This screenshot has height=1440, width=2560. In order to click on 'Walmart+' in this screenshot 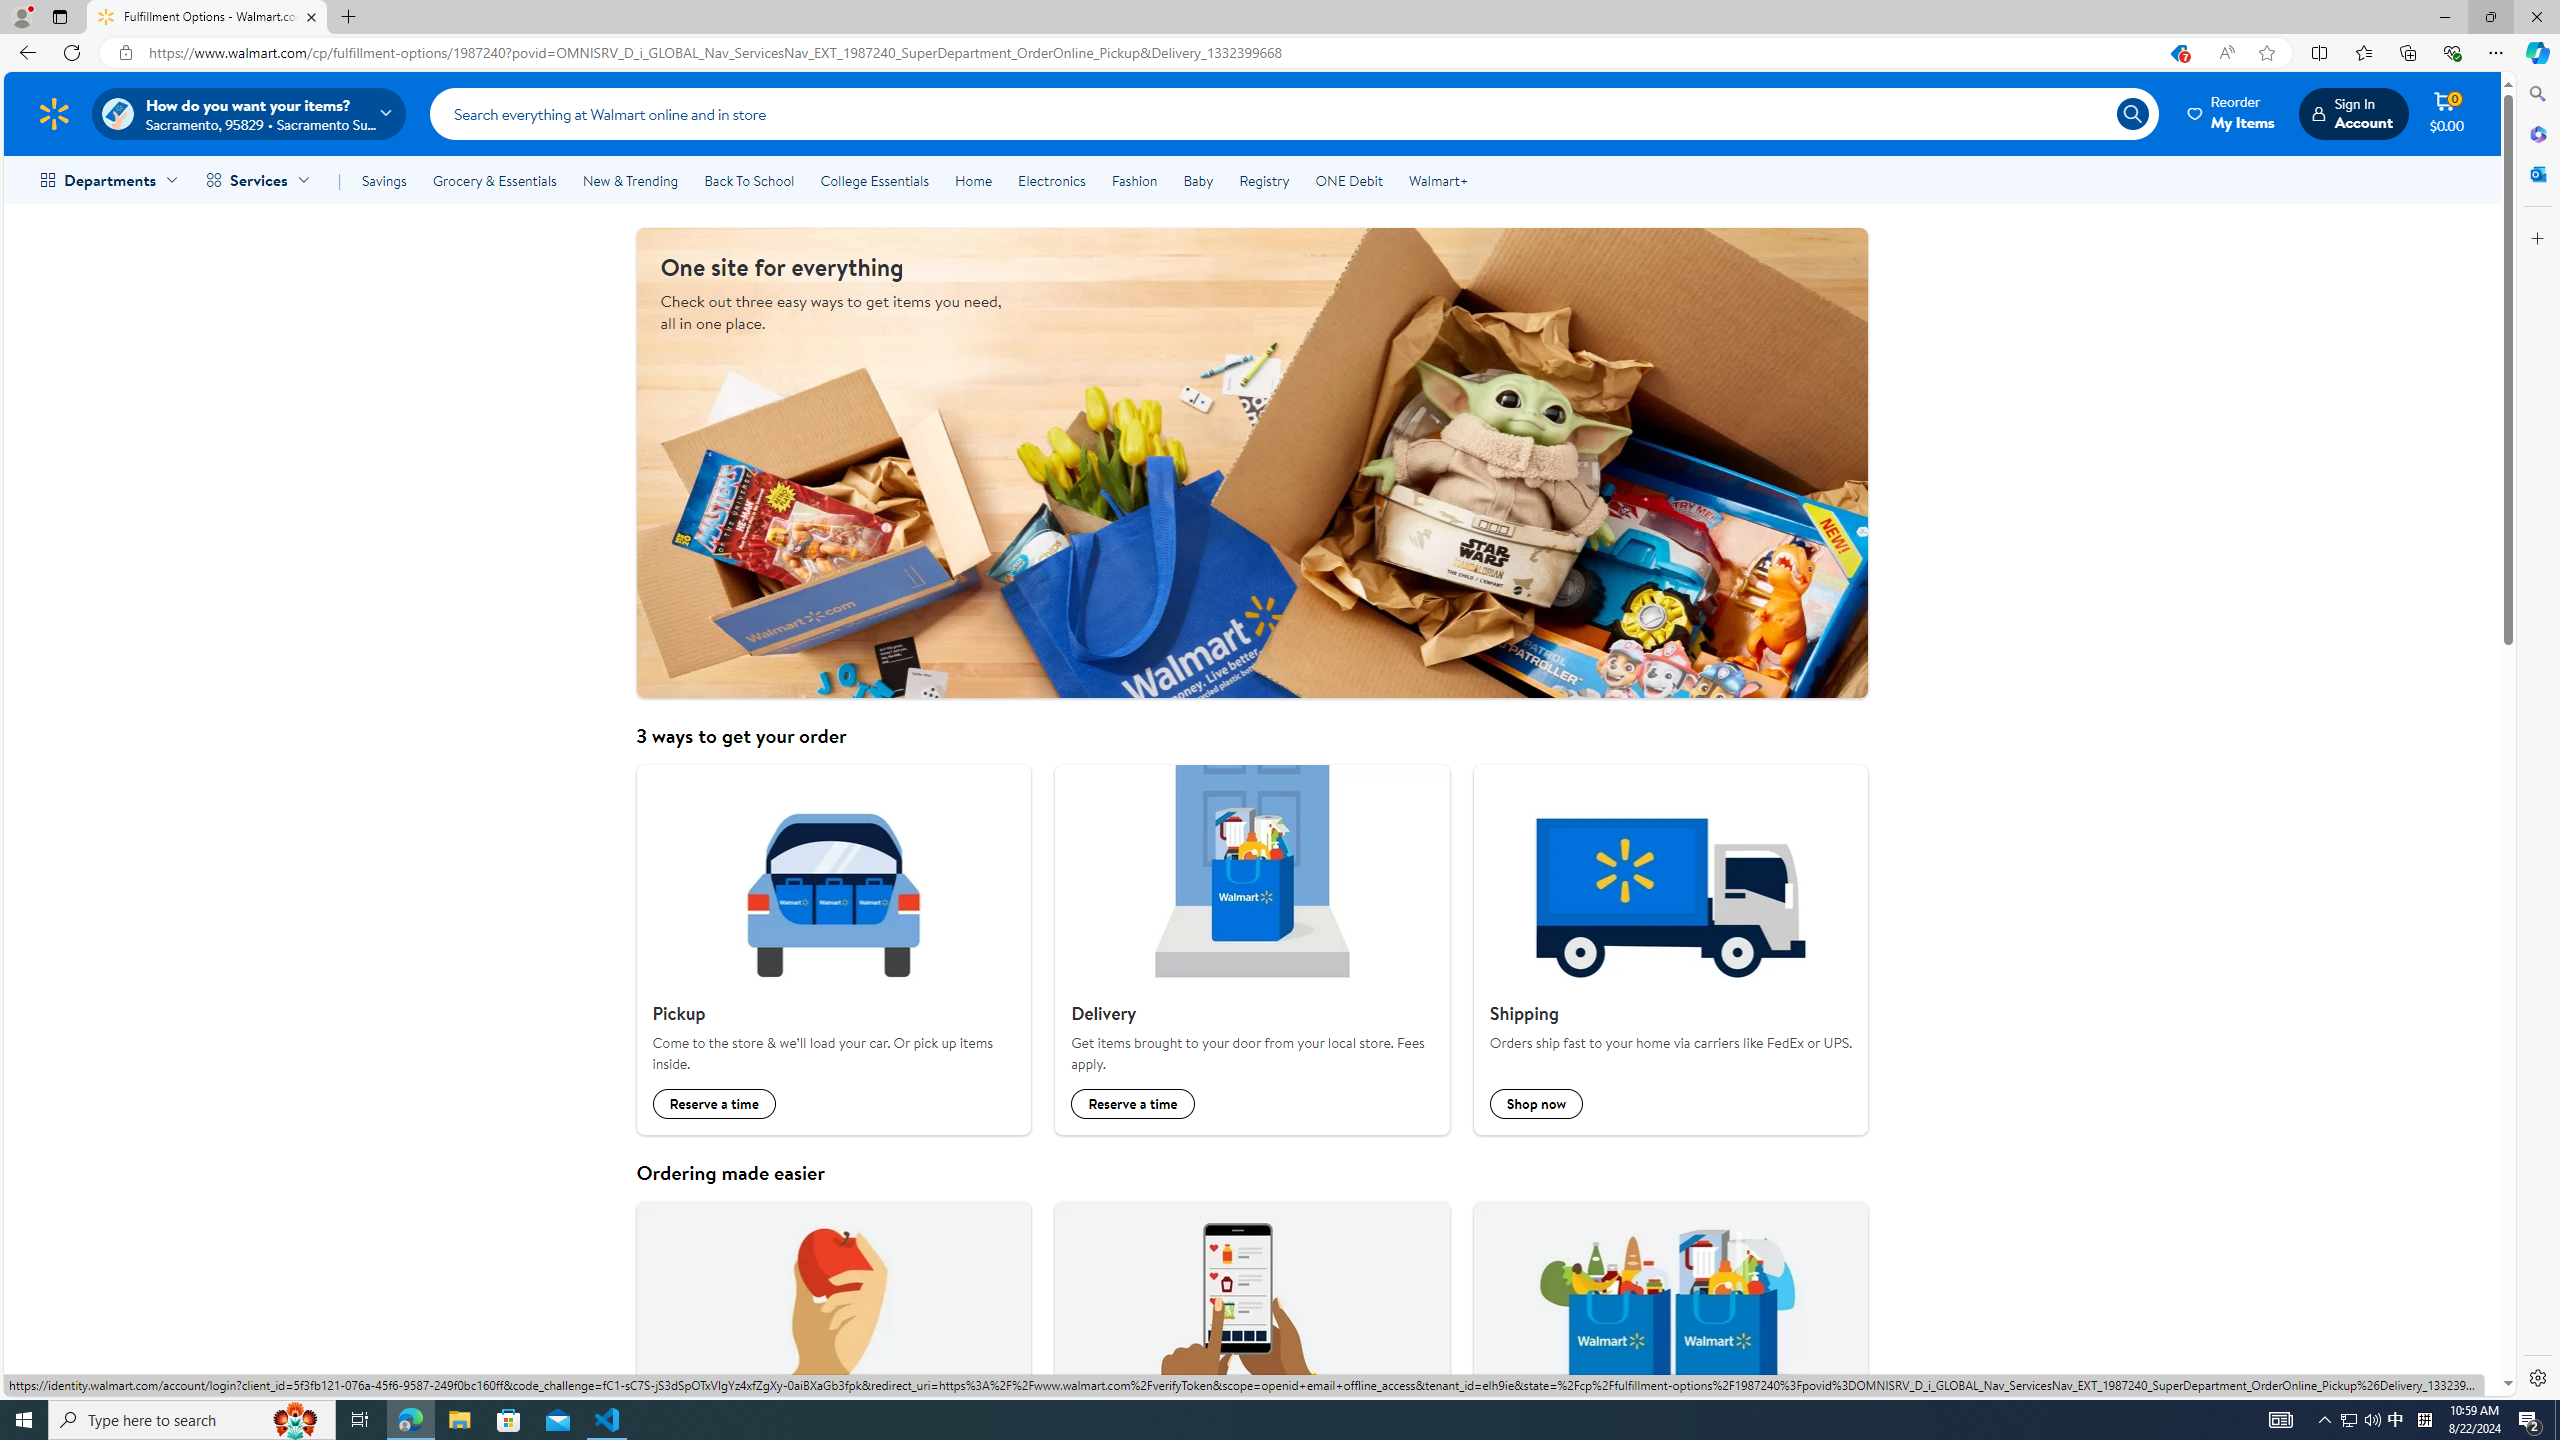, I will do `click(1436, 180)`.